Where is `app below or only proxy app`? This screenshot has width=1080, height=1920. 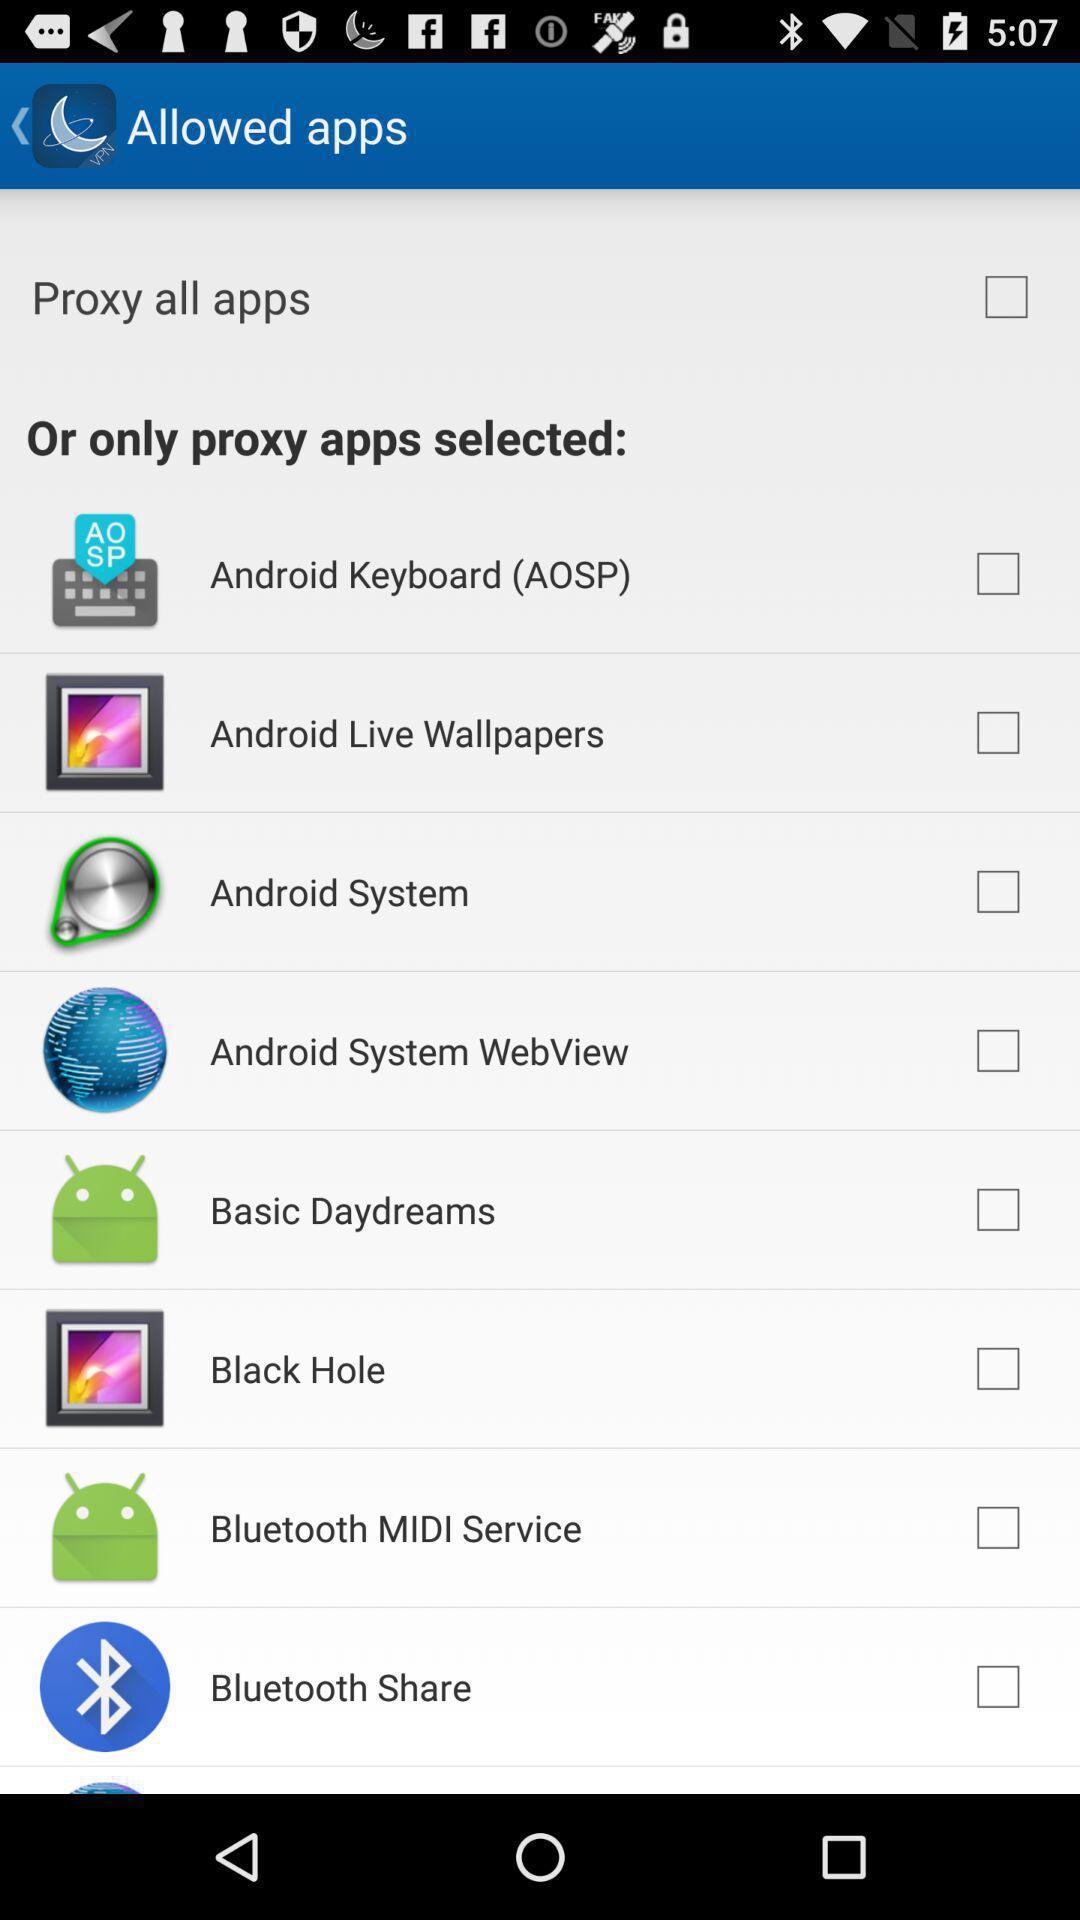
app below or only proxy app is located at coordinates (419, 572).